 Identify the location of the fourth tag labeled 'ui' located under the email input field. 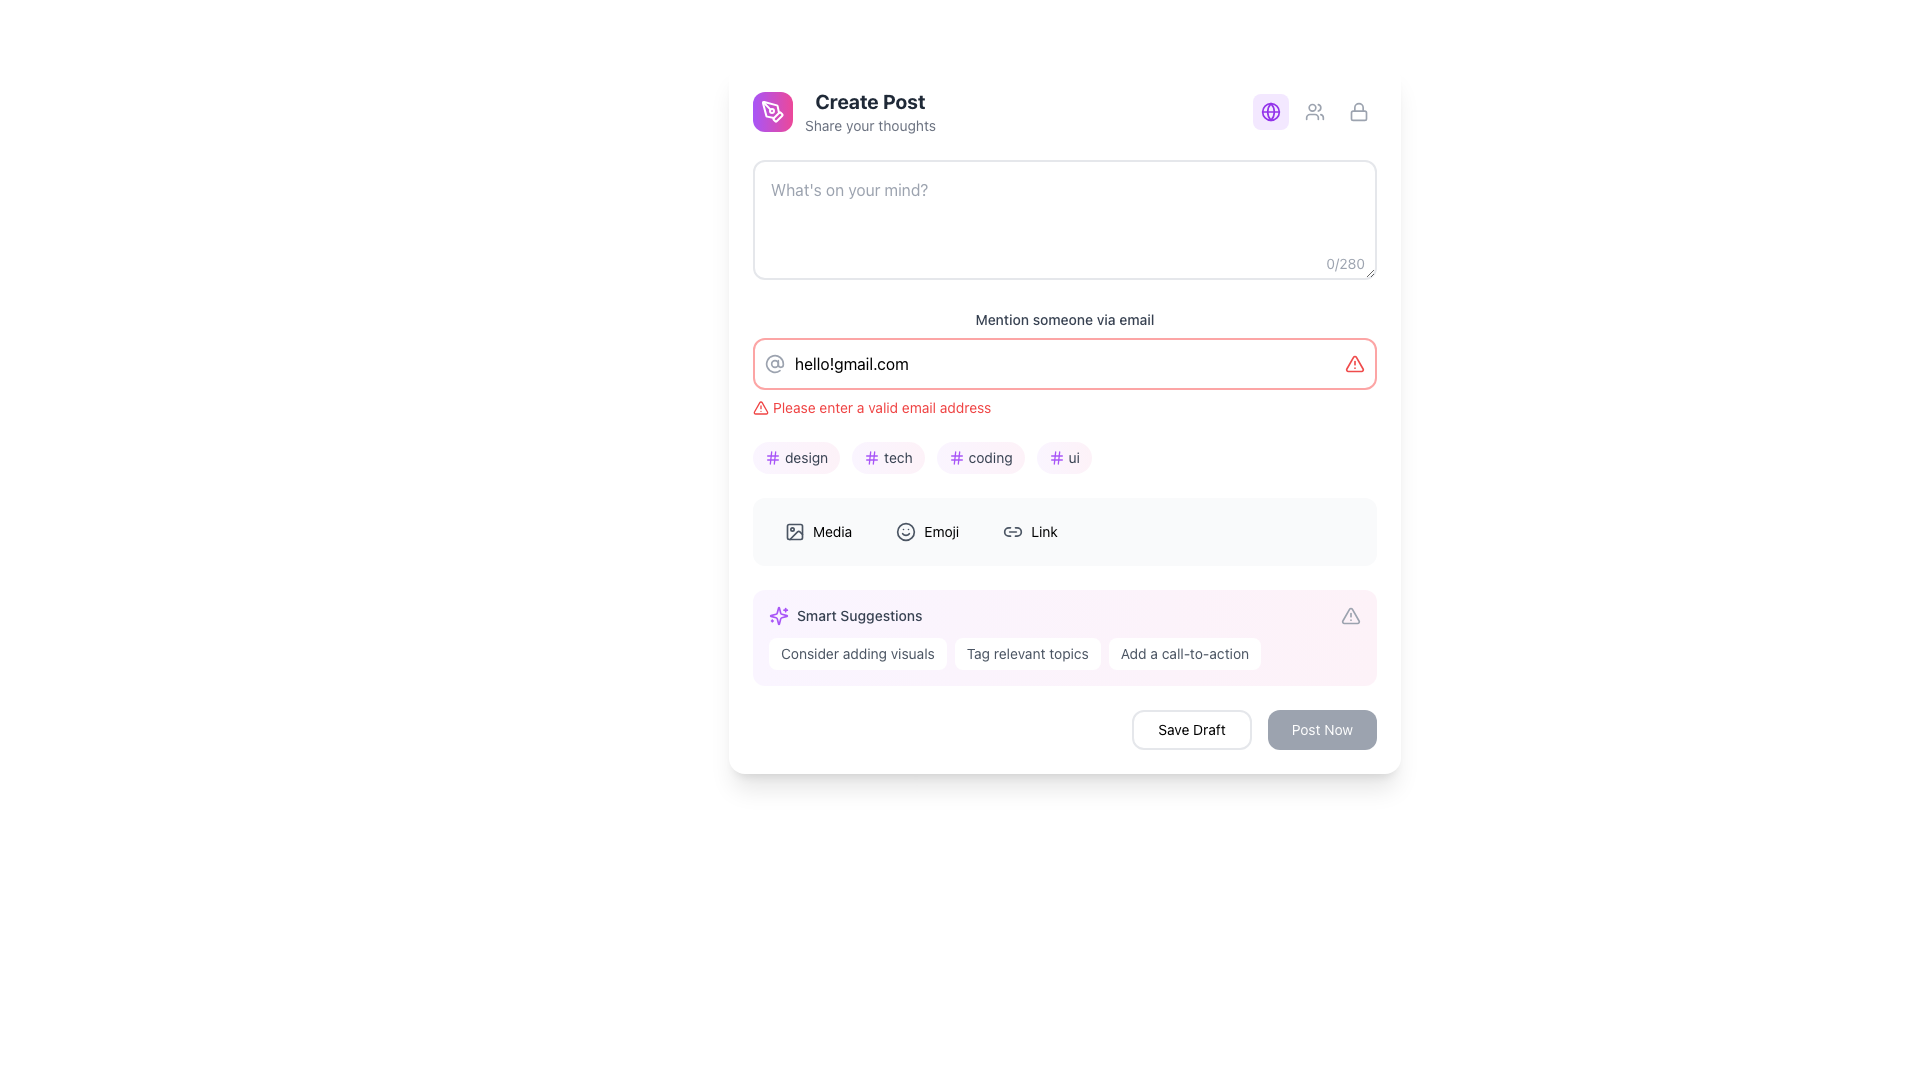
(1063, 458).